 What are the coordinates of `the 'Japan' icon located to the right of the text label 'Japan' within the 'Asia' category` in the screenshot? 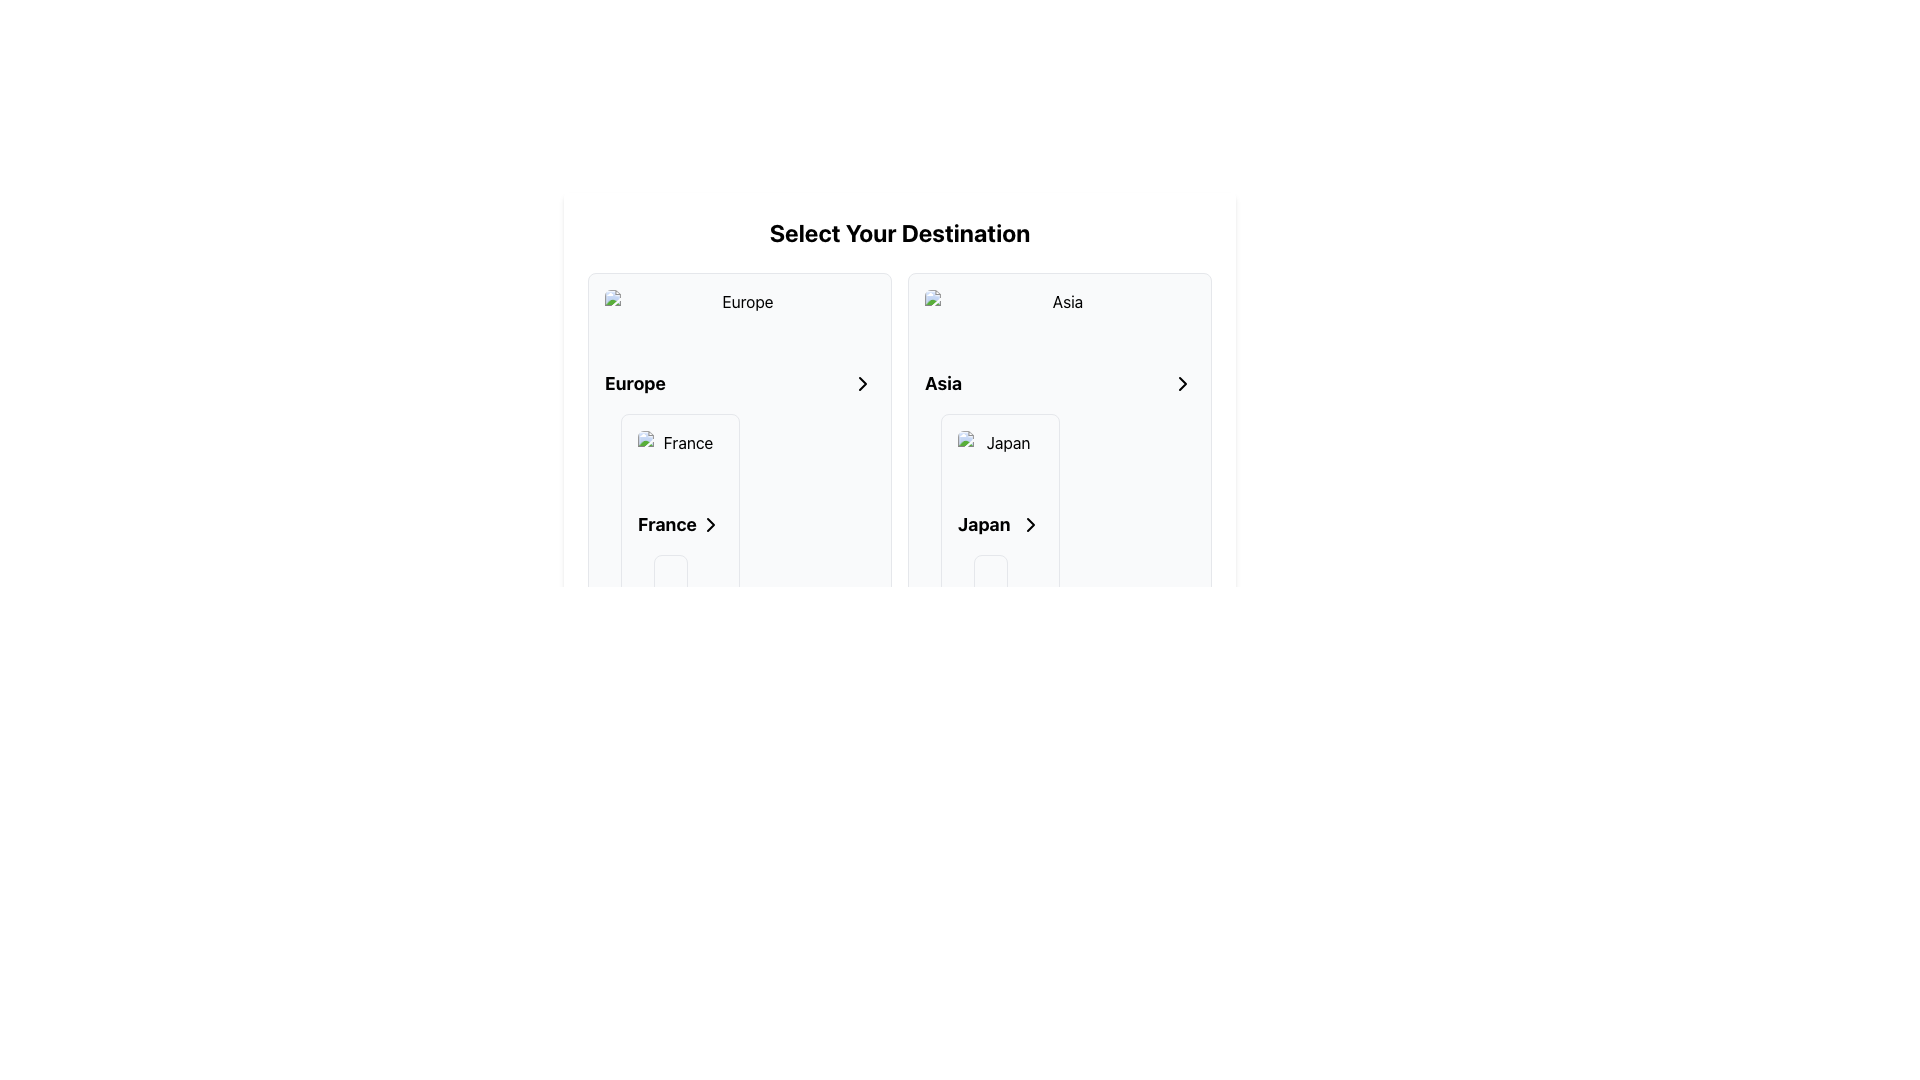 It's located at (1031, 523).